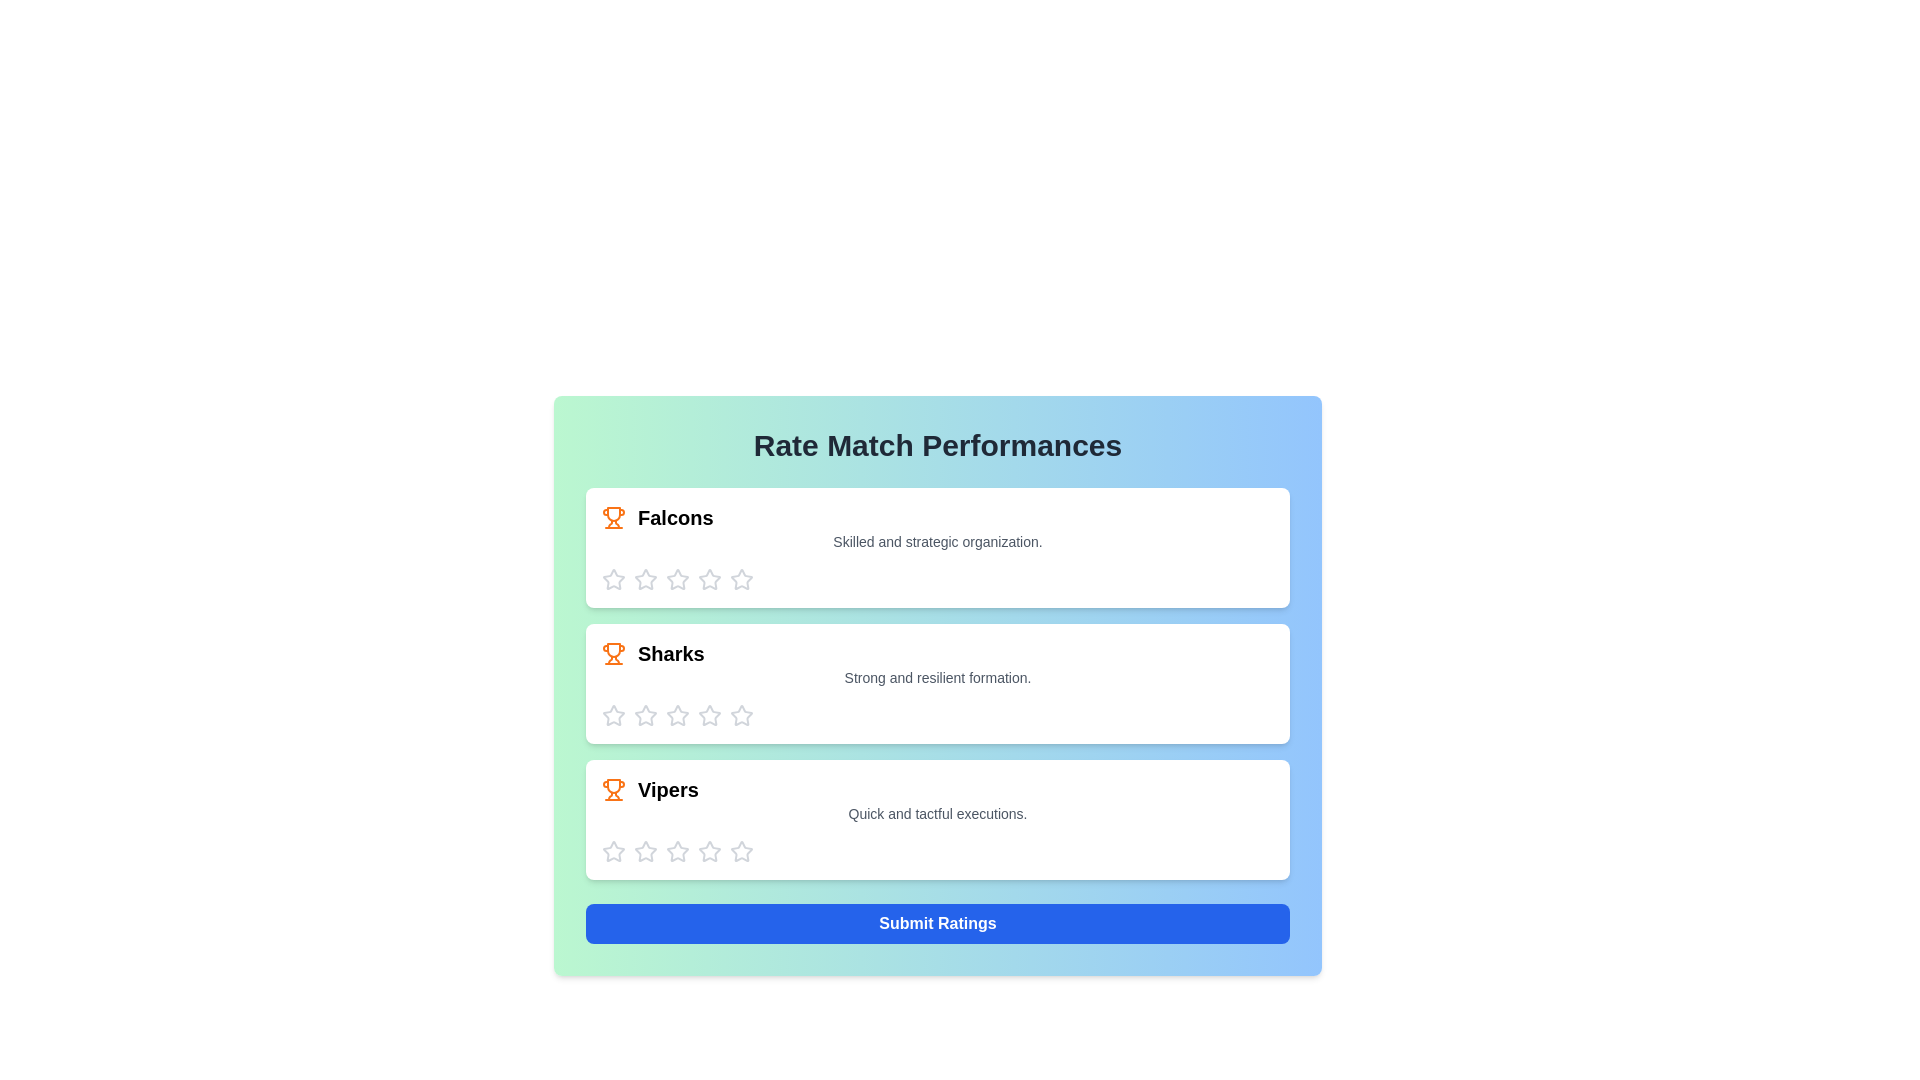 The width and height of the screenshot is (1920, 1080). What do you see at coordinates (677, 579) in the screenshot?
I see `the Falcons team's 3 star to set the rating` at bounding box center [677, 579].